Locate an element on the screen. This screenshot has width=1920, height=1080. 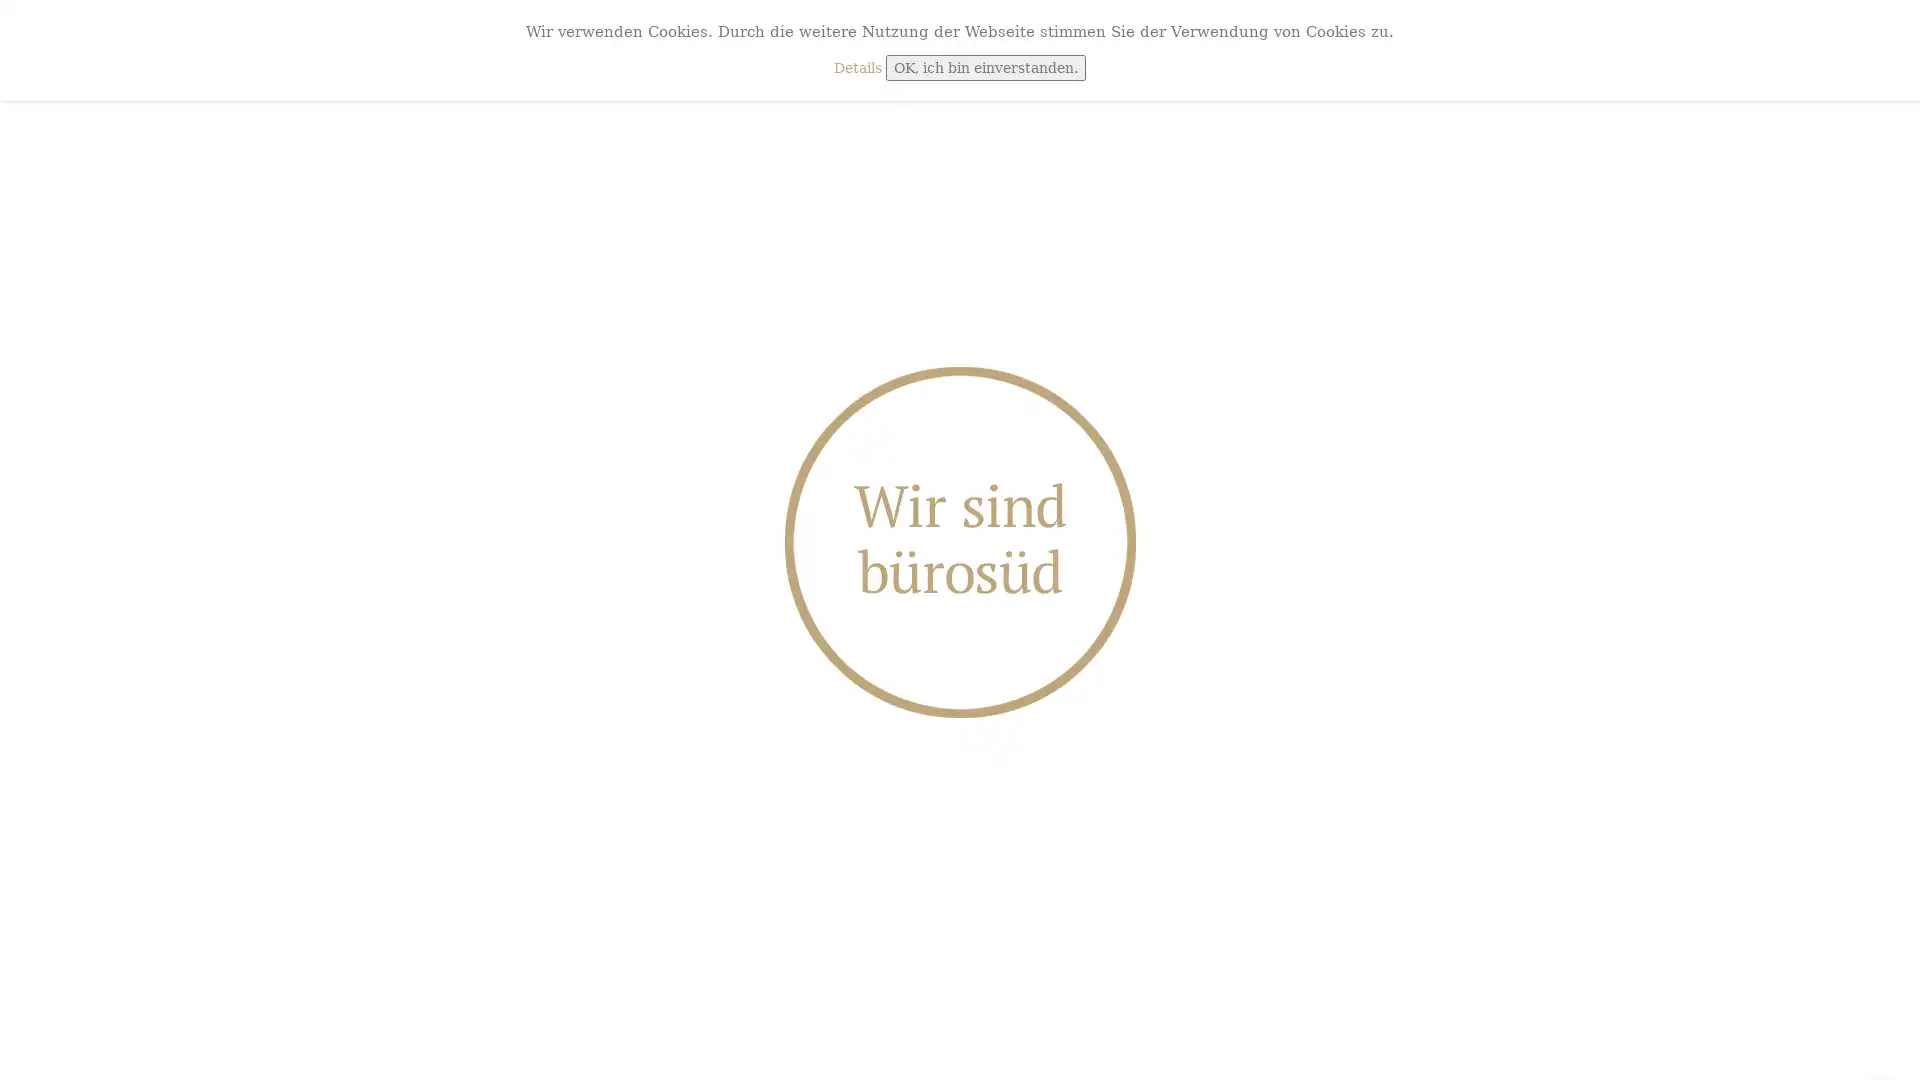
OK, ich bin einverstanden. is located at coordinates (985, 67).